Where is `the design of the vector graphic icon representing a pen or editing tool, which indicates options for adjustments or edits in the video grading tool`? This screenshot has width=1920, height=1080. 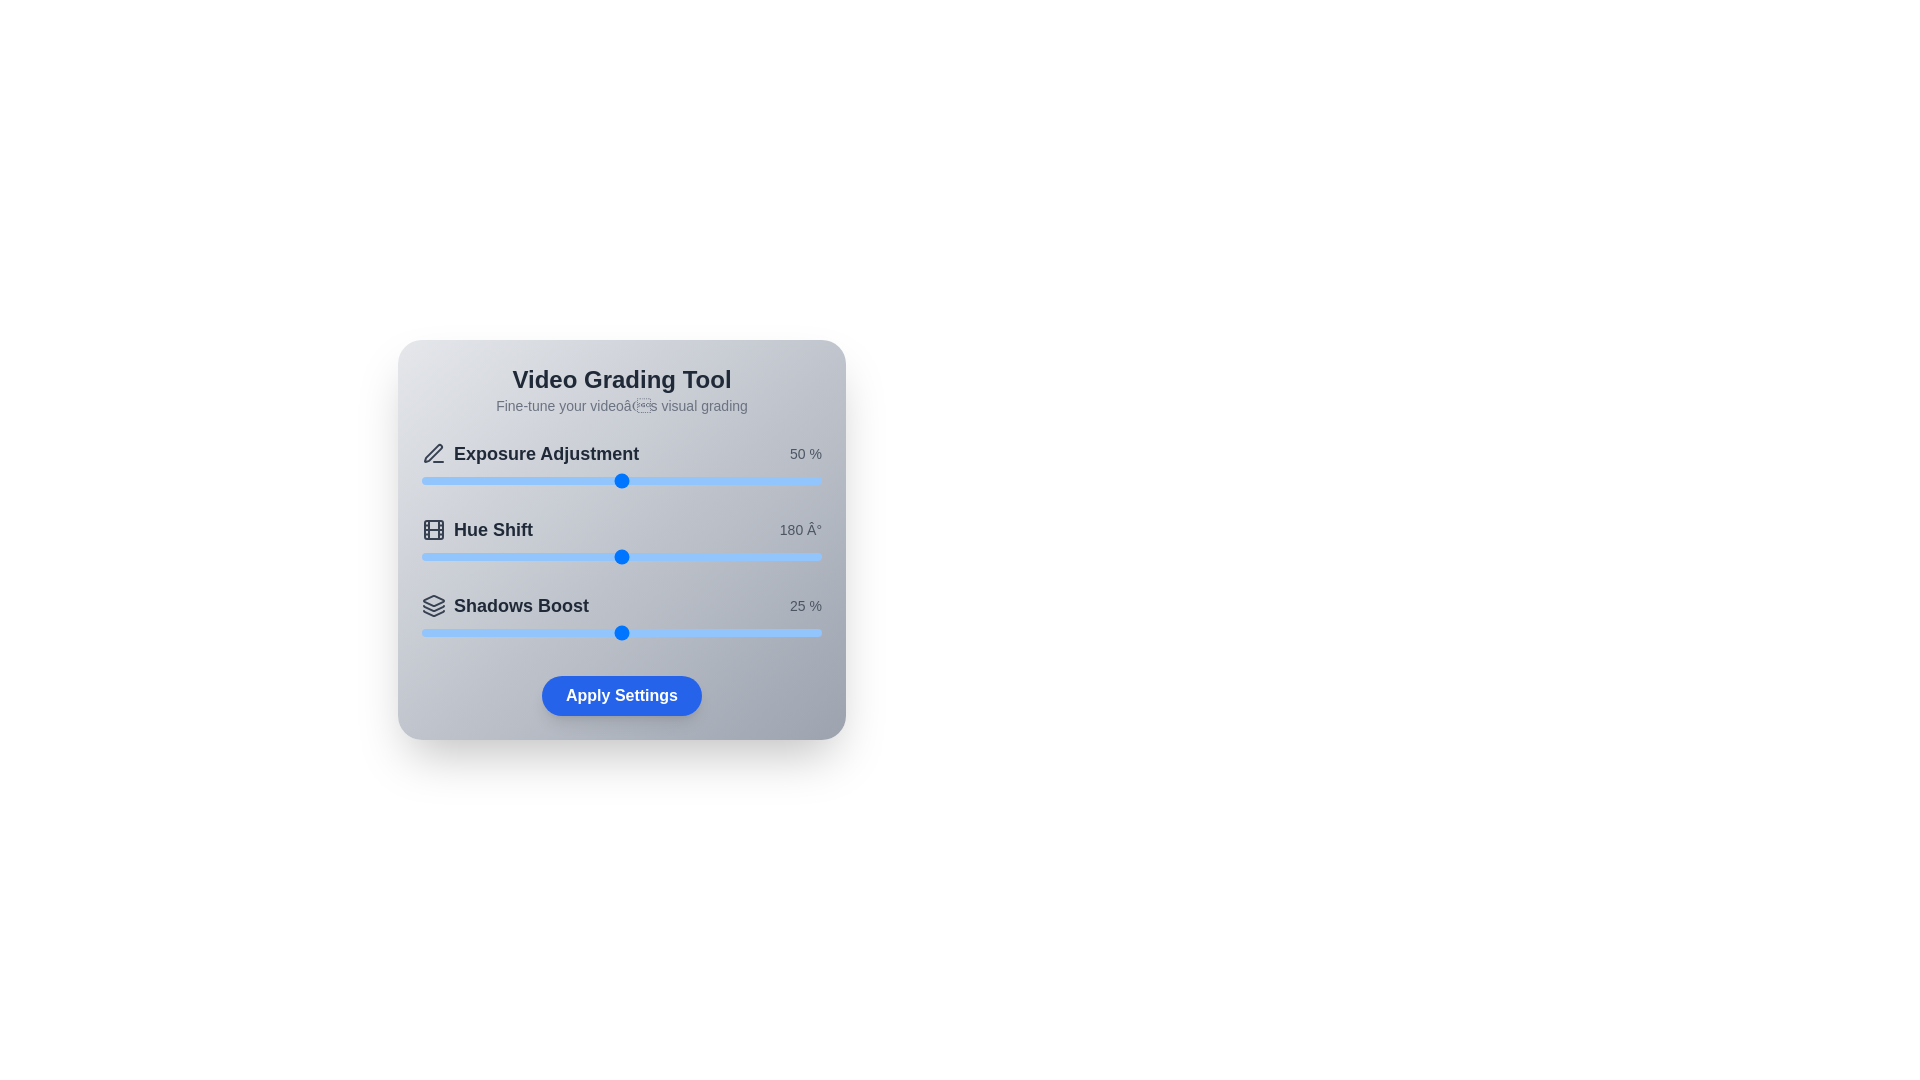 the design of the vector graphic icon representing a pen or editing tool, which indicates options for adjustments or edits in the video grading tool is located at coordinates (432, 453).